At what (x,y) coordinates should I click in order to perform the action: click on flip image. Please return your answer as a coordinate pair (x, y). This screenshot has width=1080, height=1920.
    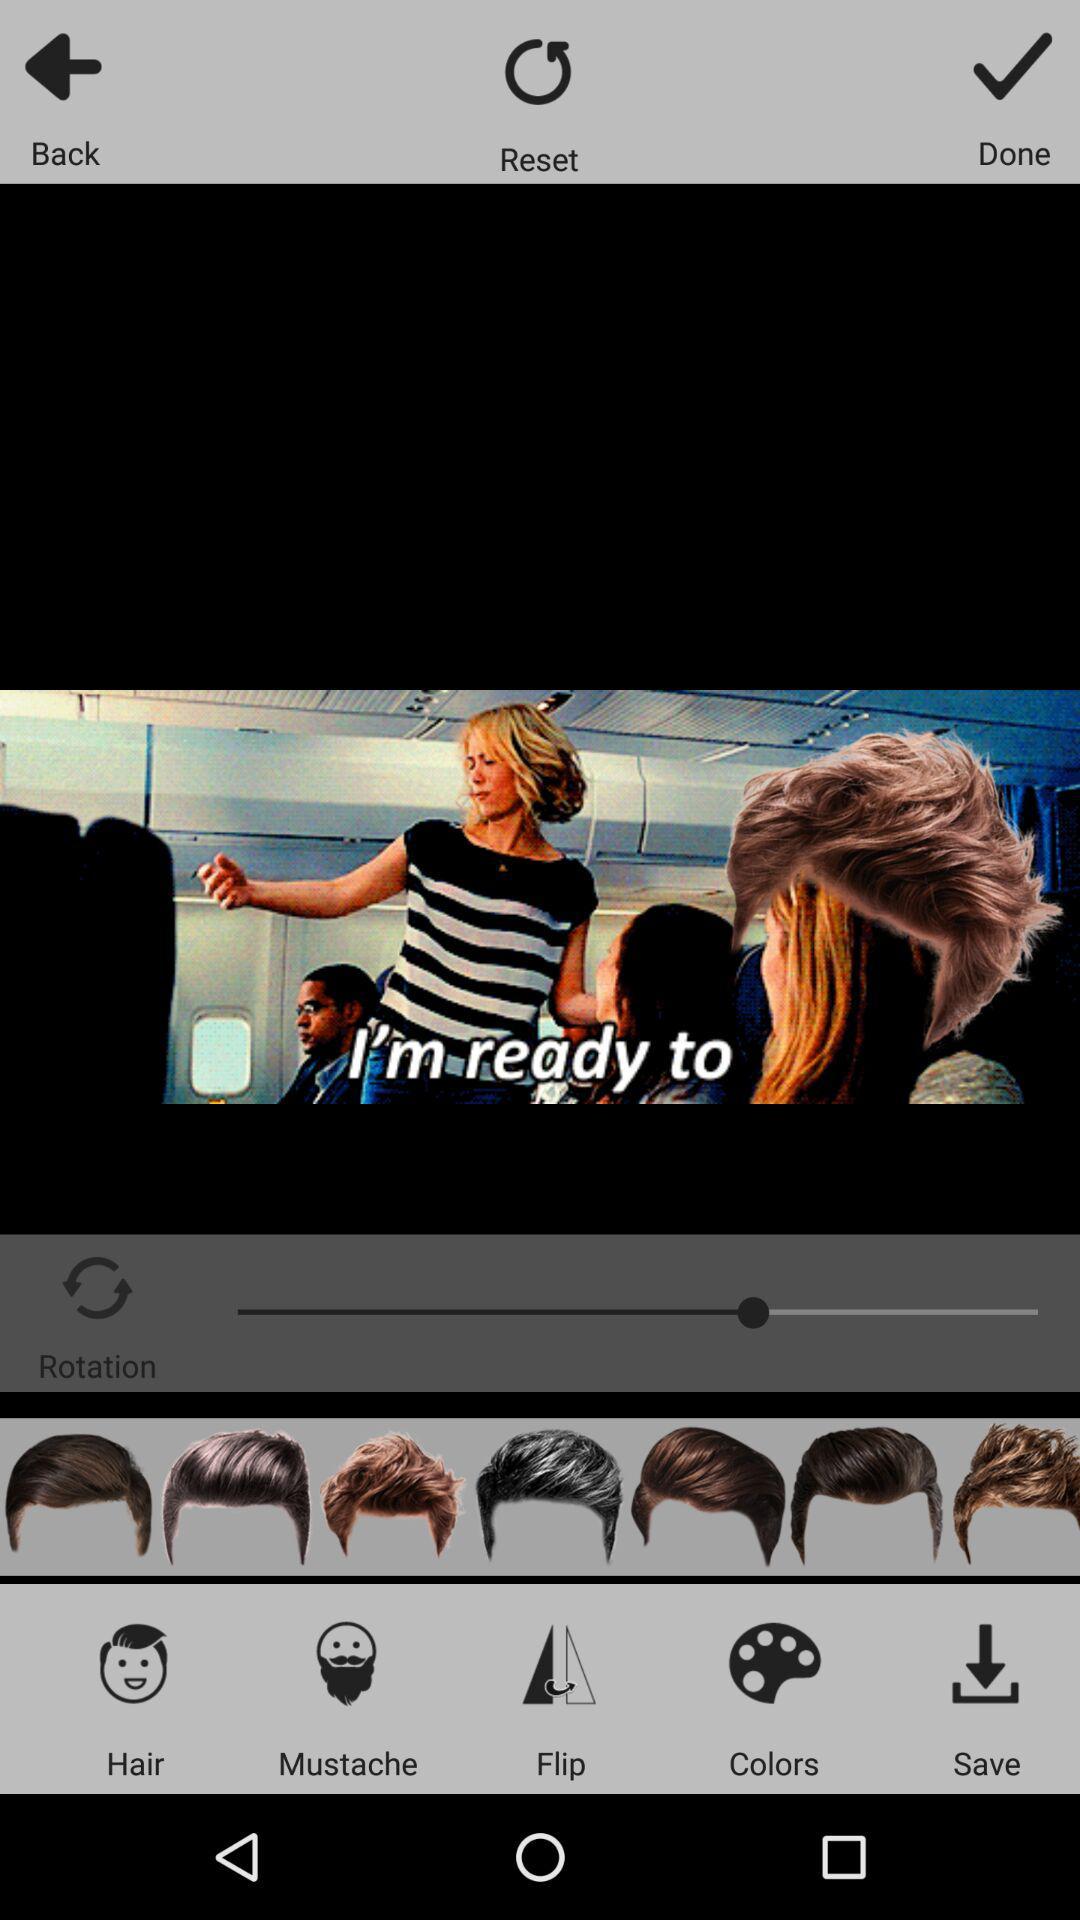
    Looking at the image, I should click on (560, 1662).